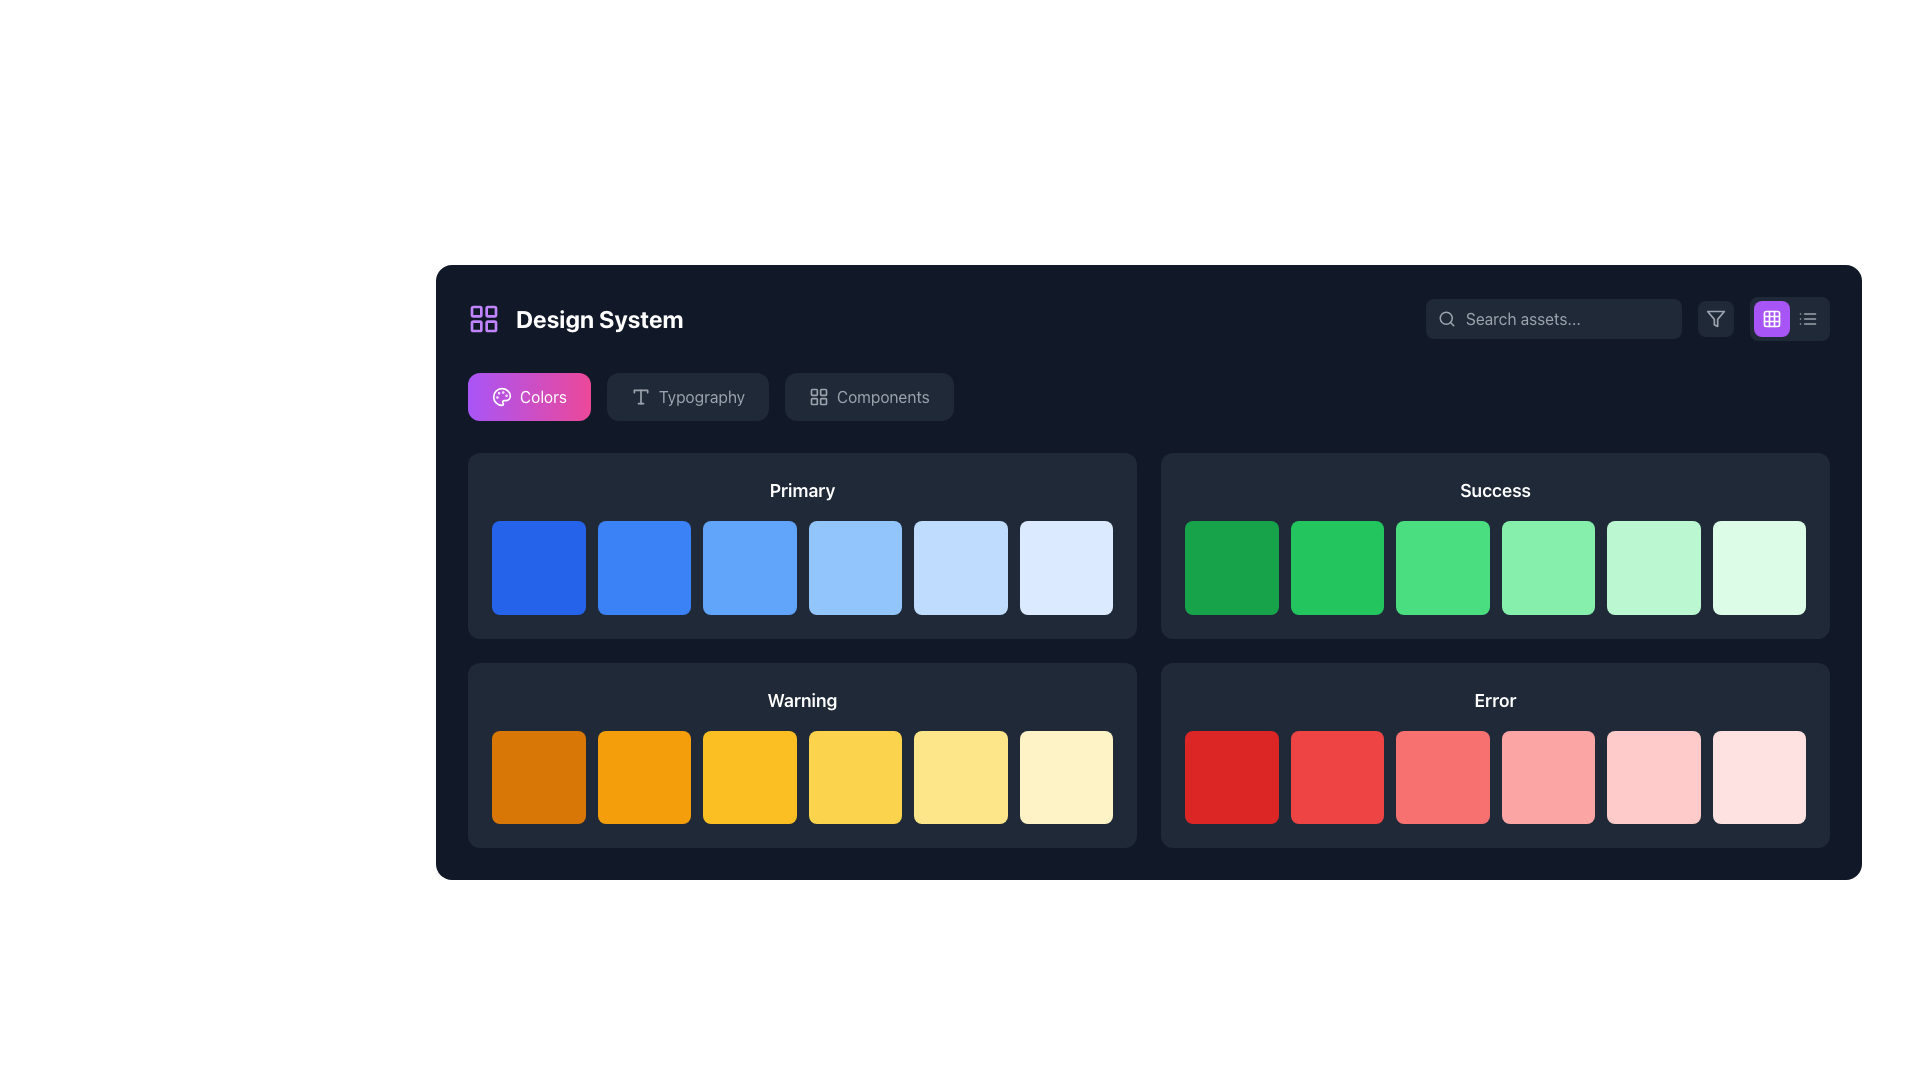  Describe the element at coordinates (1442, 776) in the screenshot. I see `the interactive color swatch with a light red background, located under the 'Error' section` at that location.